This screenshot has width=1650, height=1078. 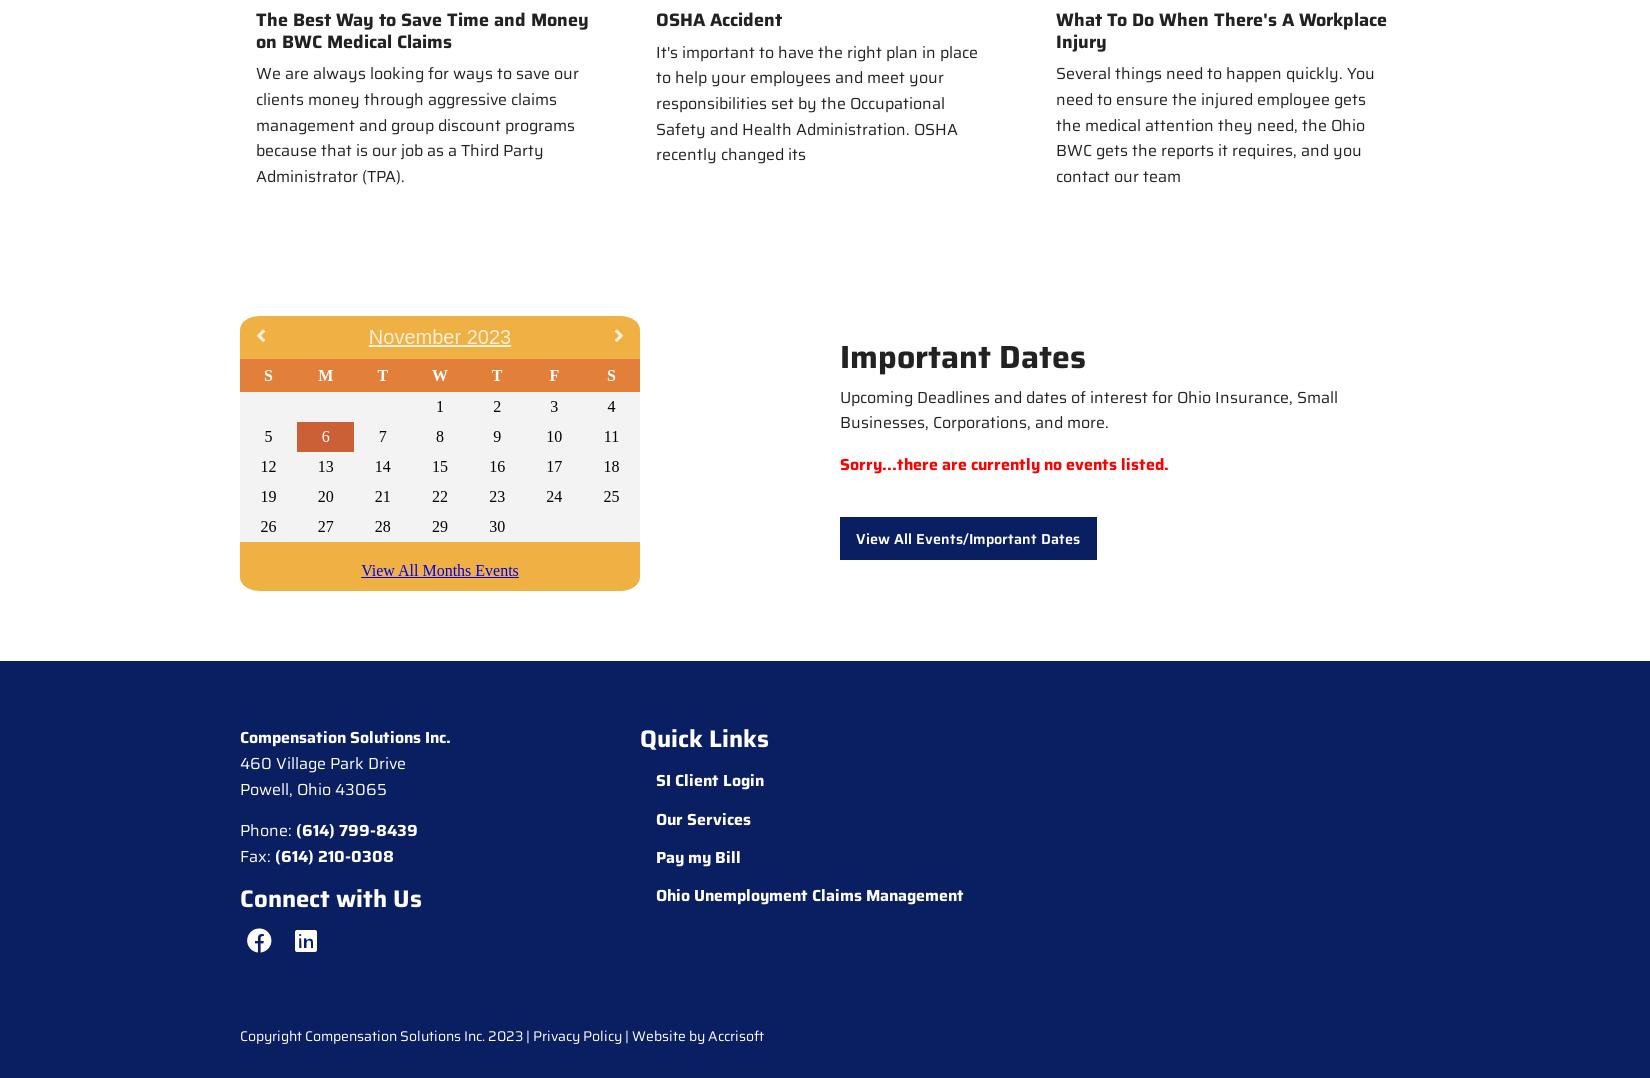 I want to click on 'Fax:', so click(x=257, y=854).